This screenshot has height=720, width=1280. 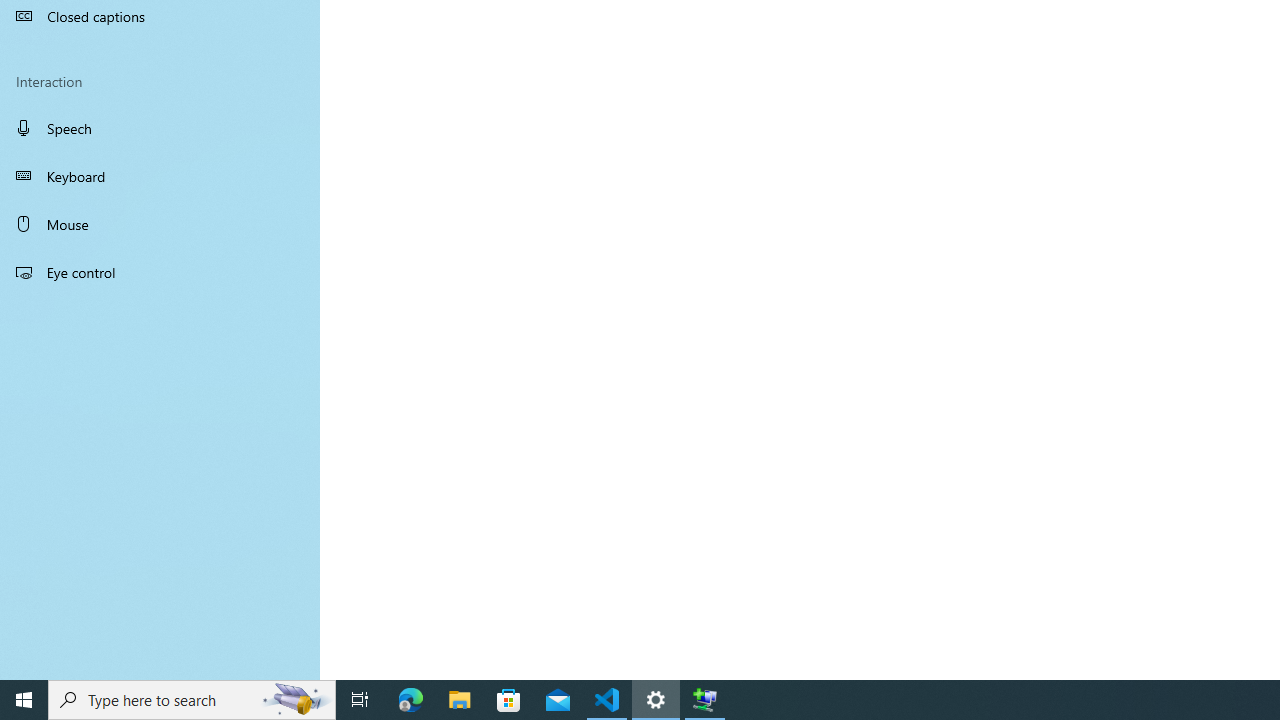 What do you see at coordinates (656, 698) in the screenshot?
I see `'Settings - 1 running window'` at bounding box center [656, 698].